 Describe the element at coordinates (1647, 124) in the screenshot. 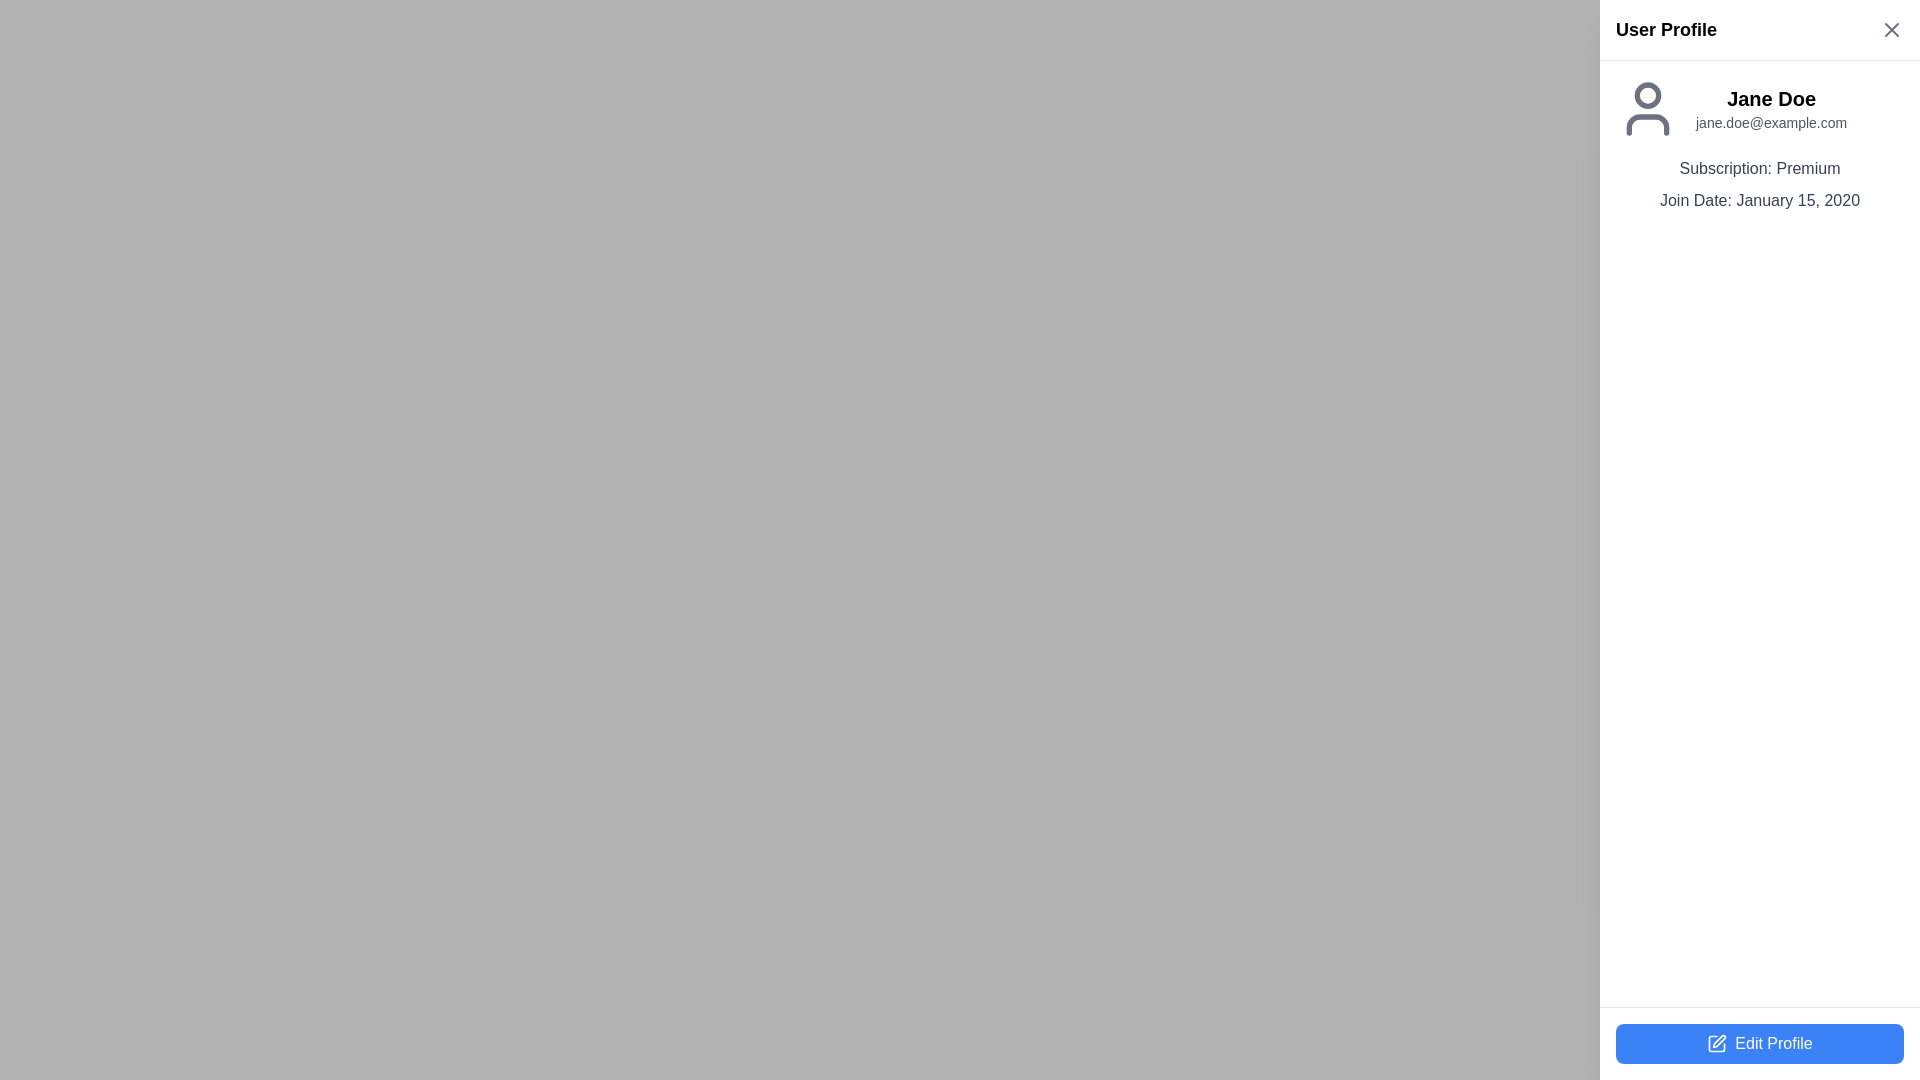

I see `the lower-body shape icon in the user profile graphic located at the top-right section of the layout, underneath the circular profile image` at that location.